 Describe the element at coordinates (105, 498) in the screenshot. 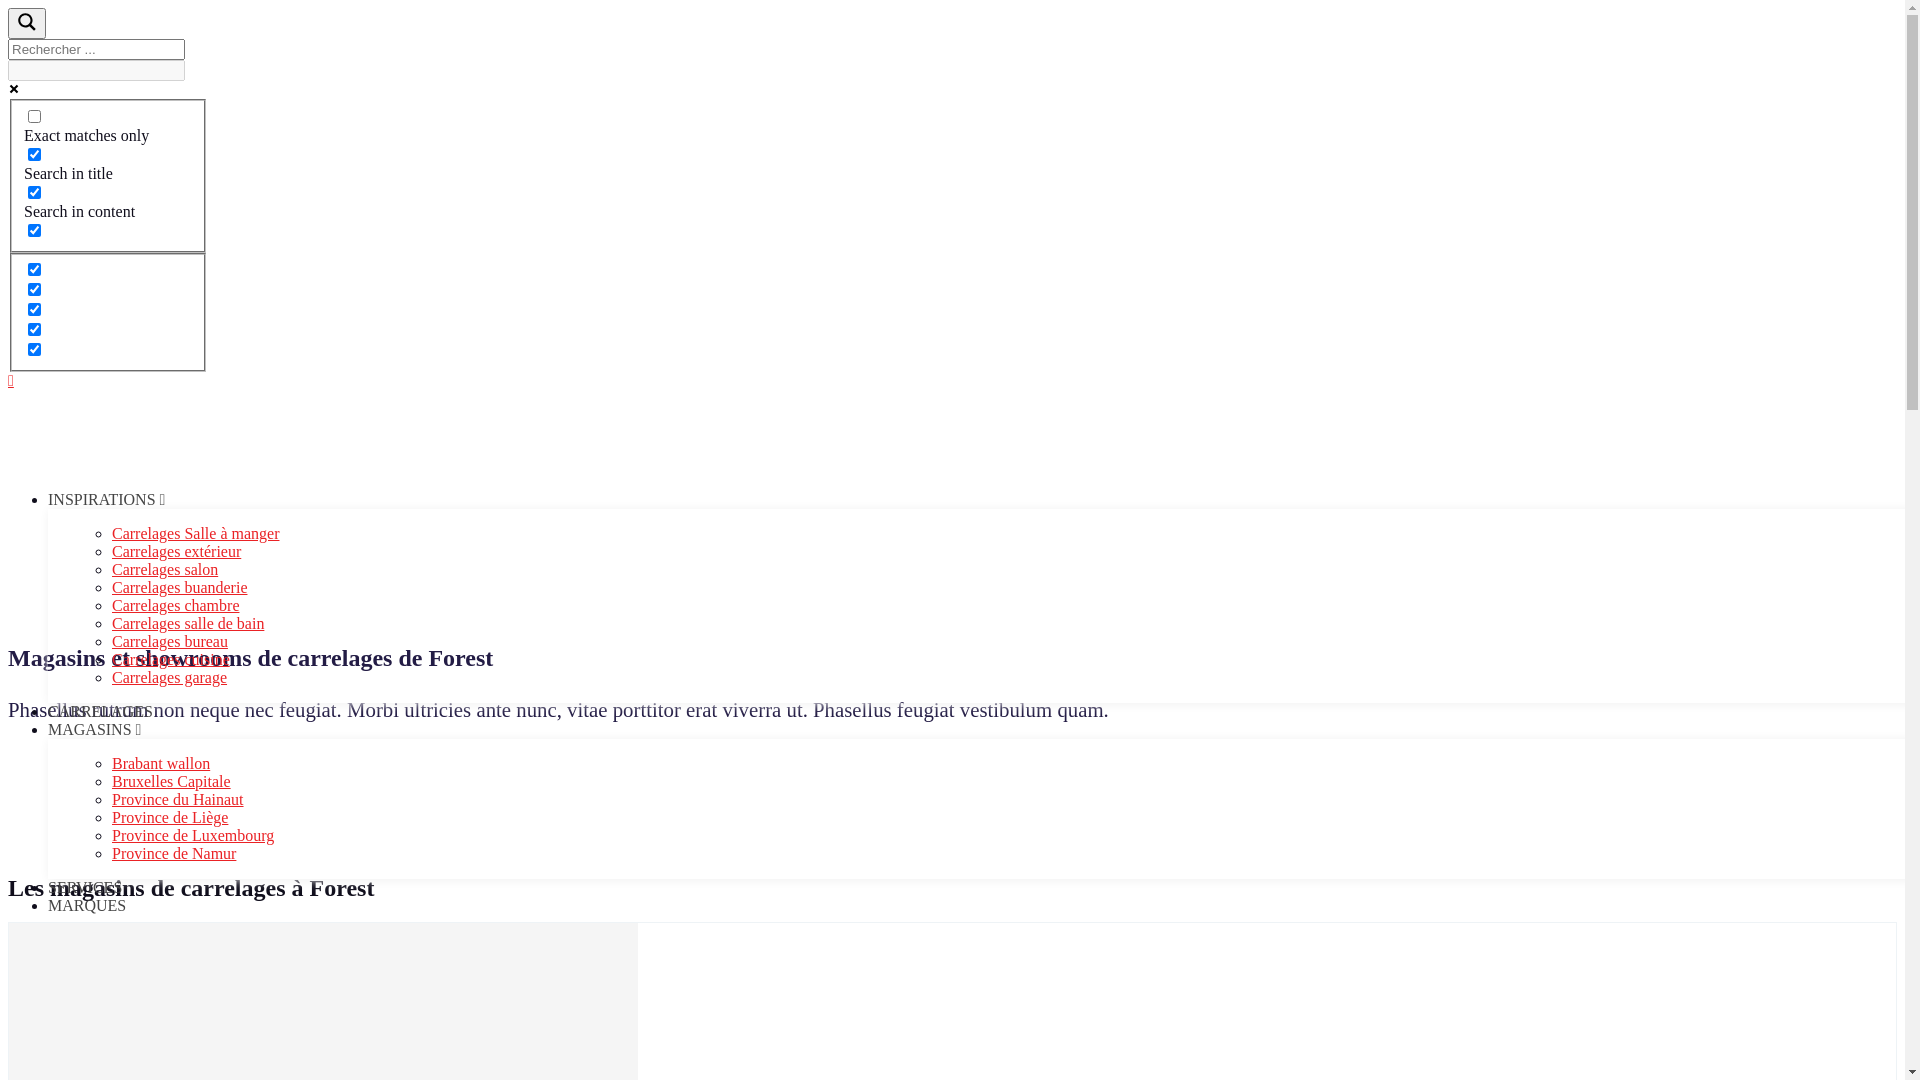

I see `'INSPIRATIONS'` at that location.